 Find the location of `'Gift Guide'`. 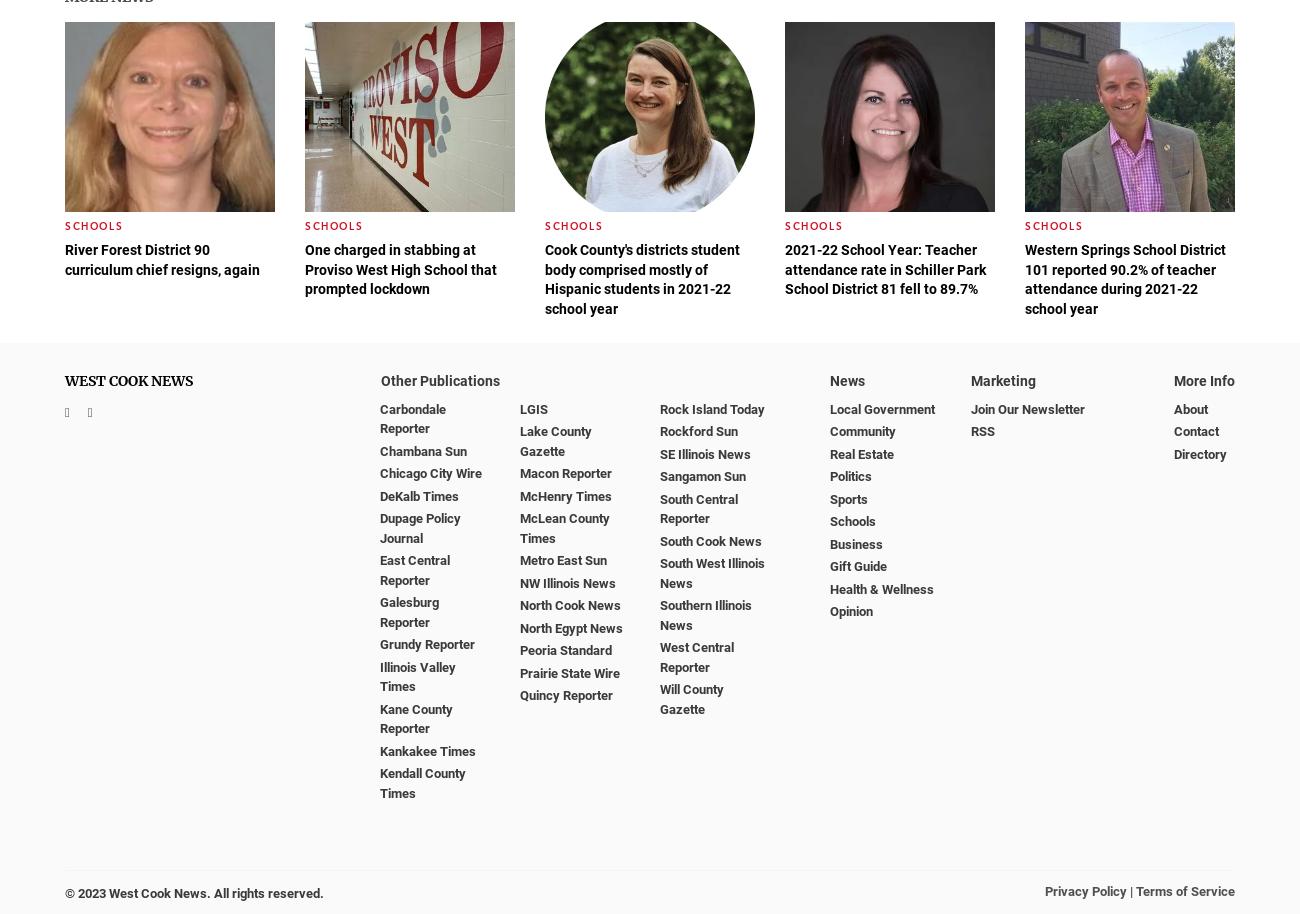

'Gift Guide' is located at coordinates (857, 566).